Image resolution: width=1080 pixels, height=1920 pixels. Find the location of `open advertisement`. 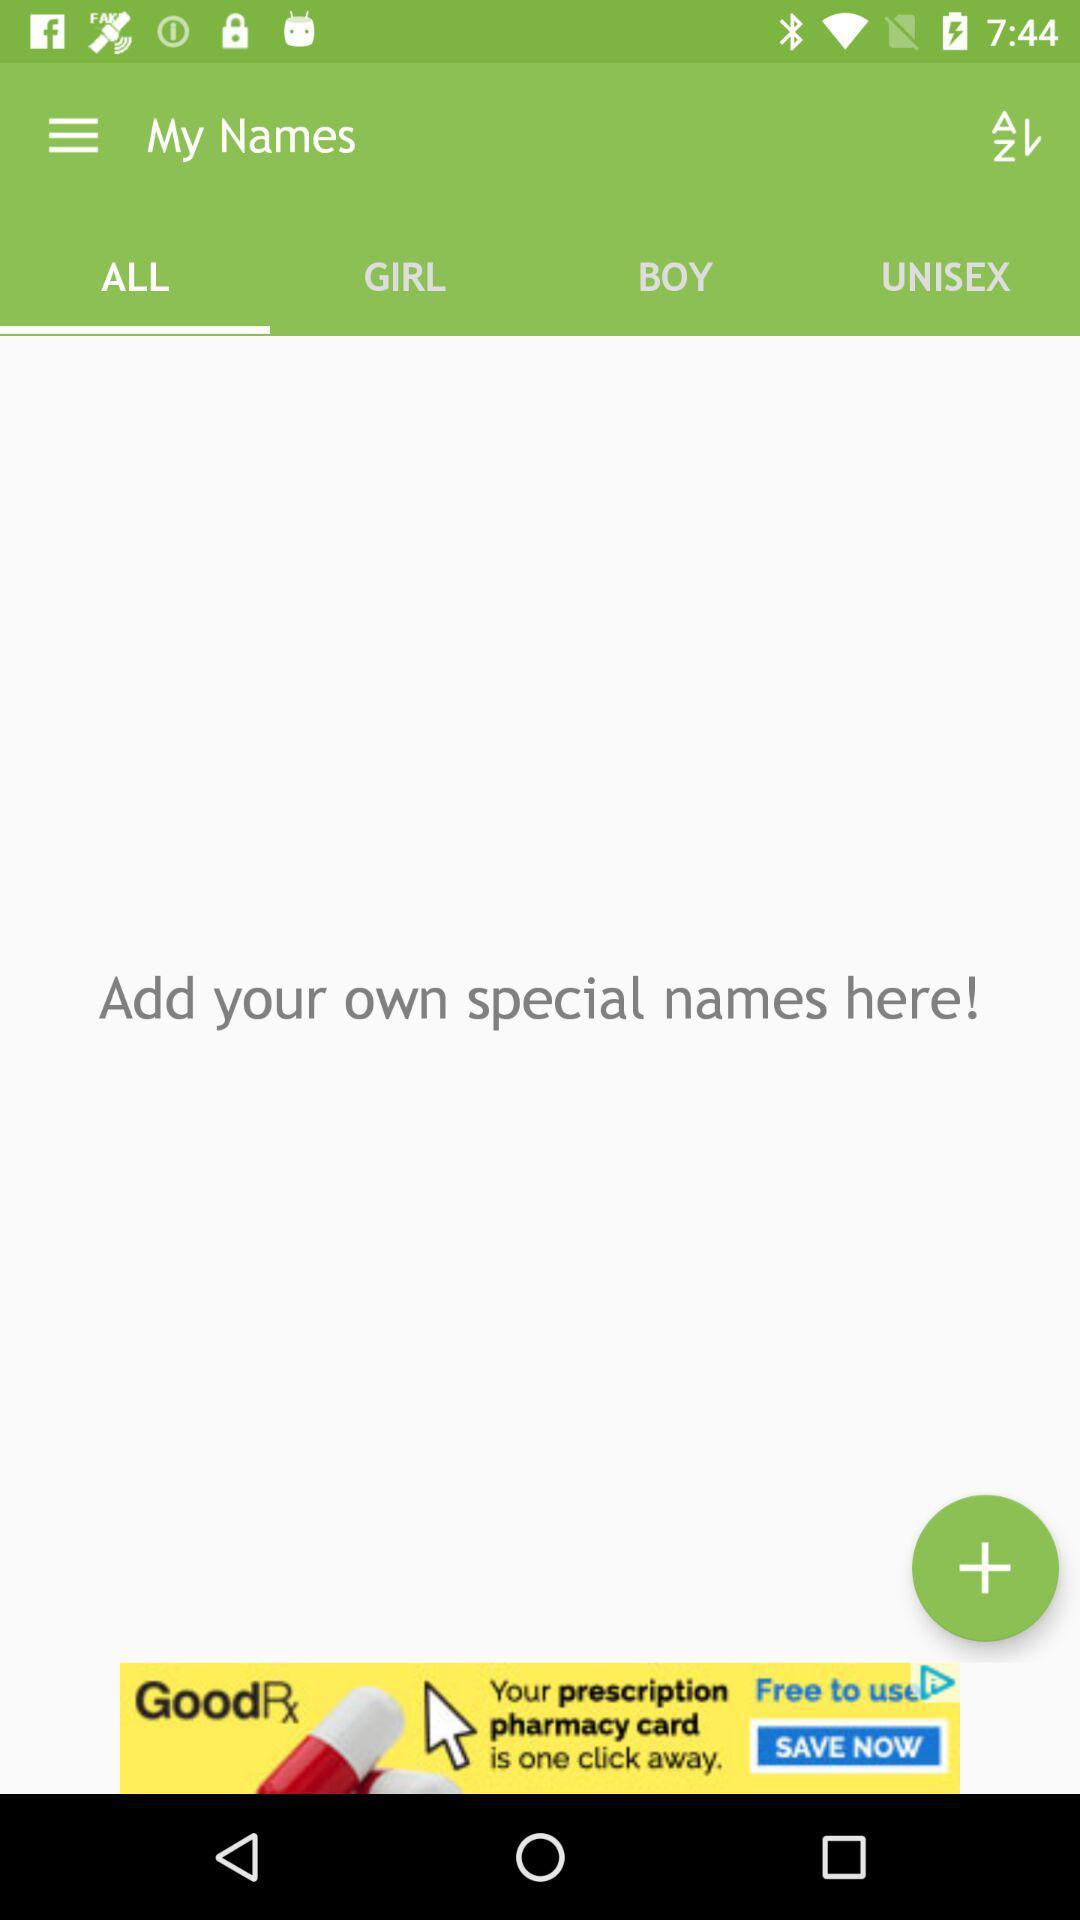

open advertisement is located at coordinates (540, 1727).